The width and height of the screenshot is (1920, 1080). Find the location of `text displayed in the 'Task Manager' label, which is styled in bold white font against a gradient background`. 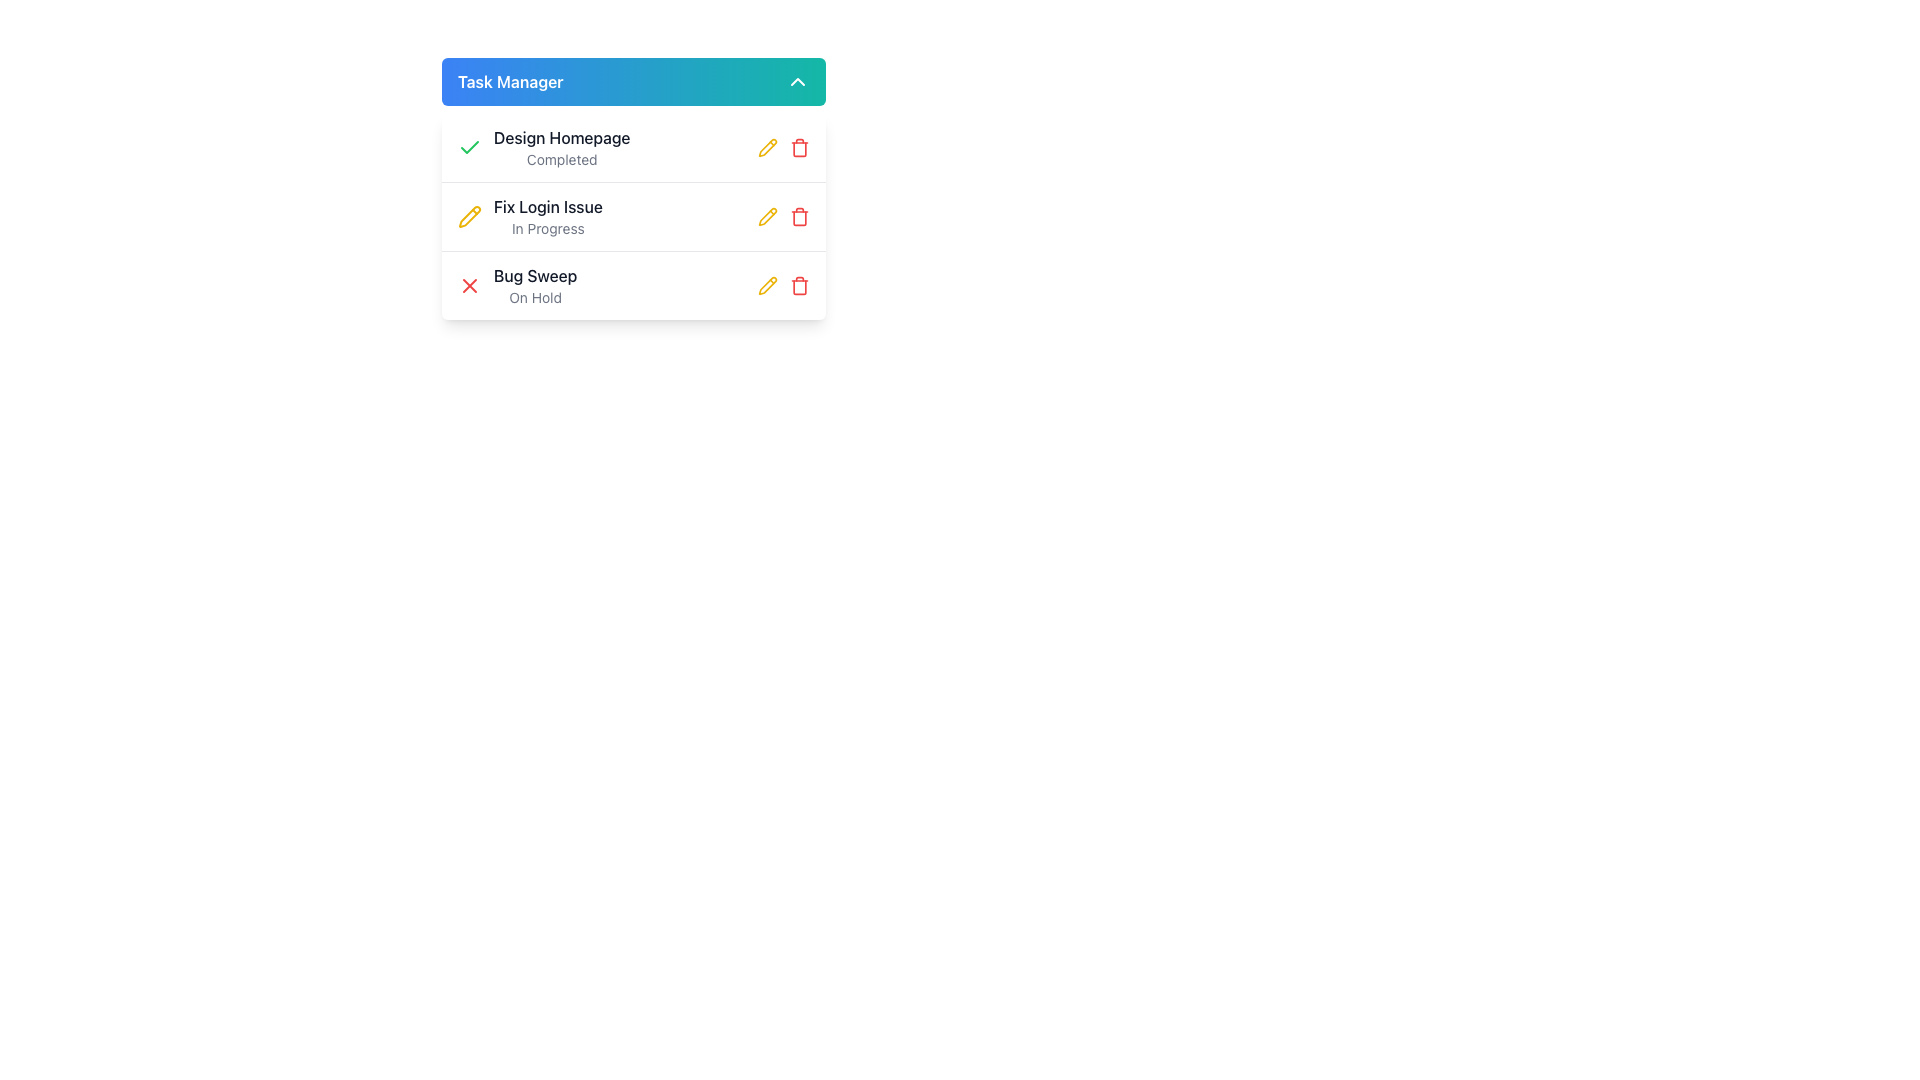

text displayed in the 'Task Manager' label, which is styled in bold white font against a gradient background is located at coordinates (510, 80).